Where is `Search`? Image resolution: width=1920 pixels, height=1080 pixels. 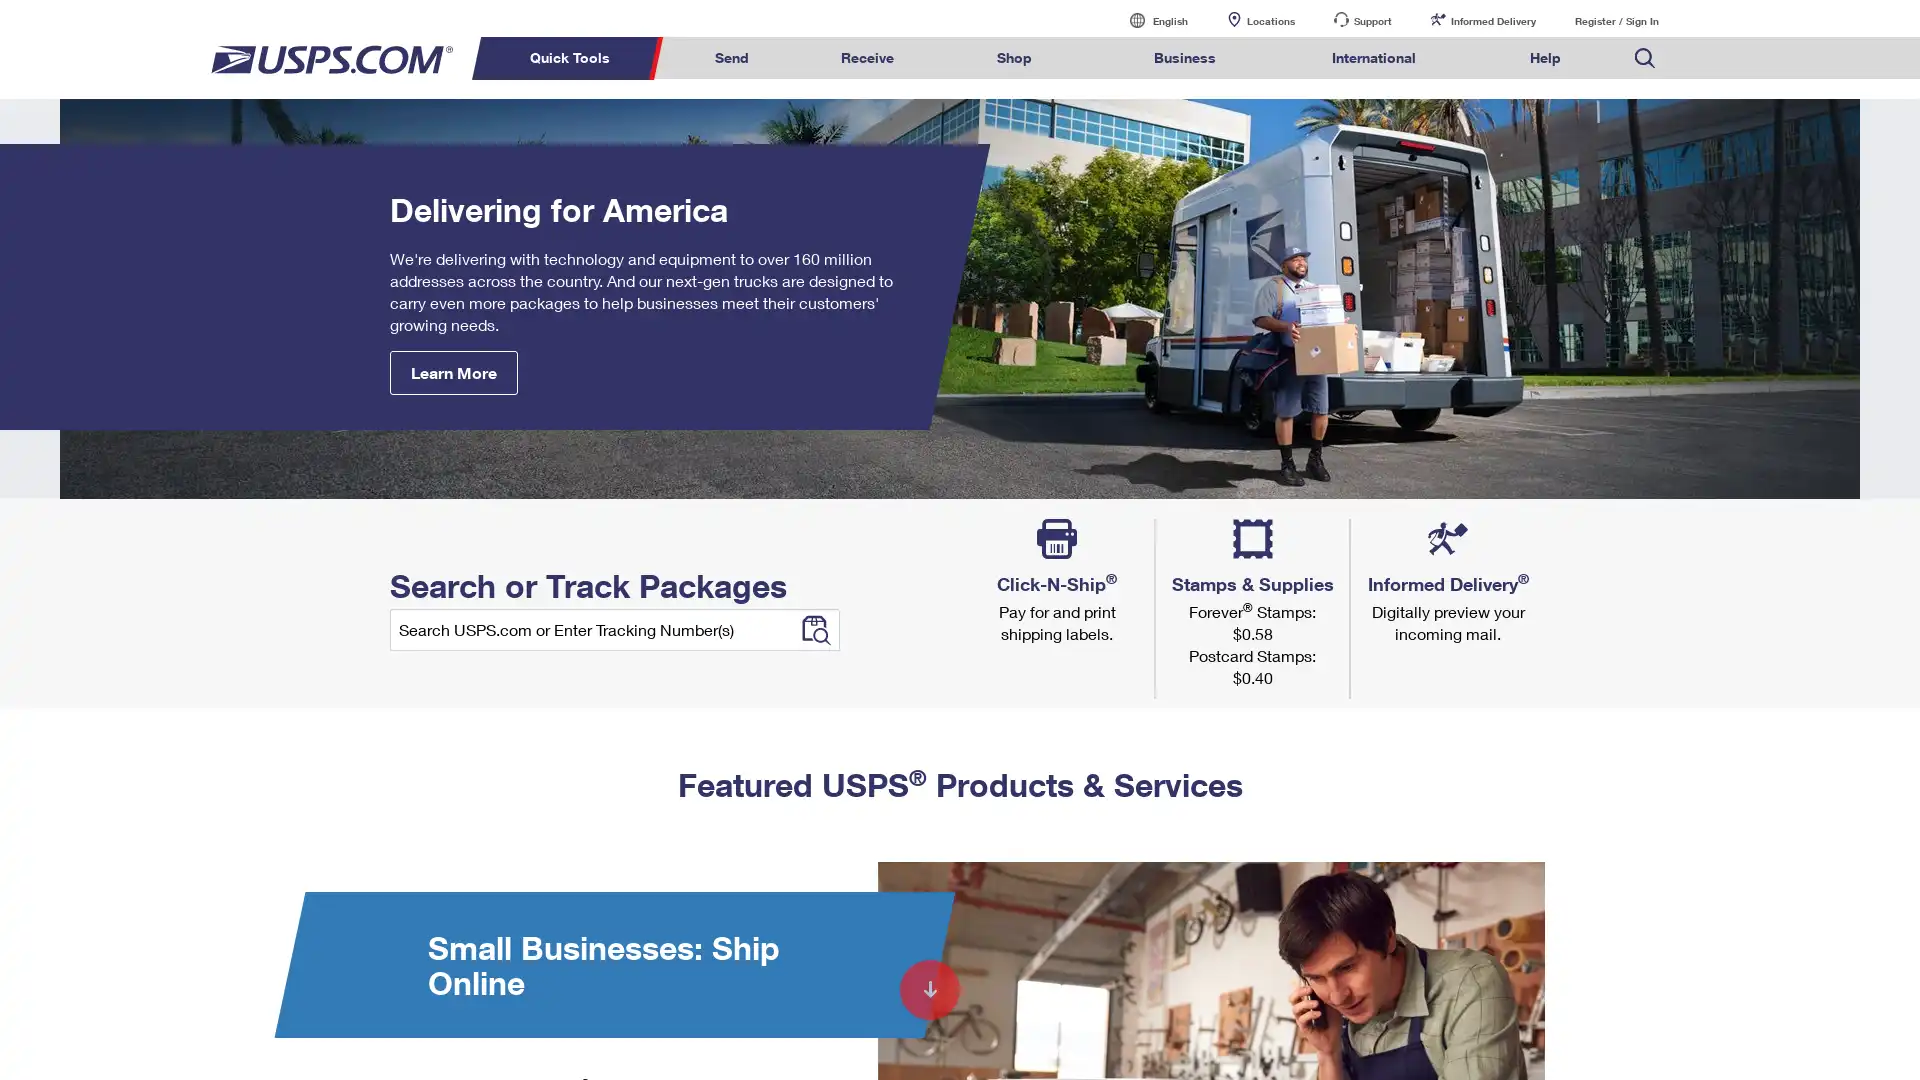
Search is located at coordinates (1376, 612).